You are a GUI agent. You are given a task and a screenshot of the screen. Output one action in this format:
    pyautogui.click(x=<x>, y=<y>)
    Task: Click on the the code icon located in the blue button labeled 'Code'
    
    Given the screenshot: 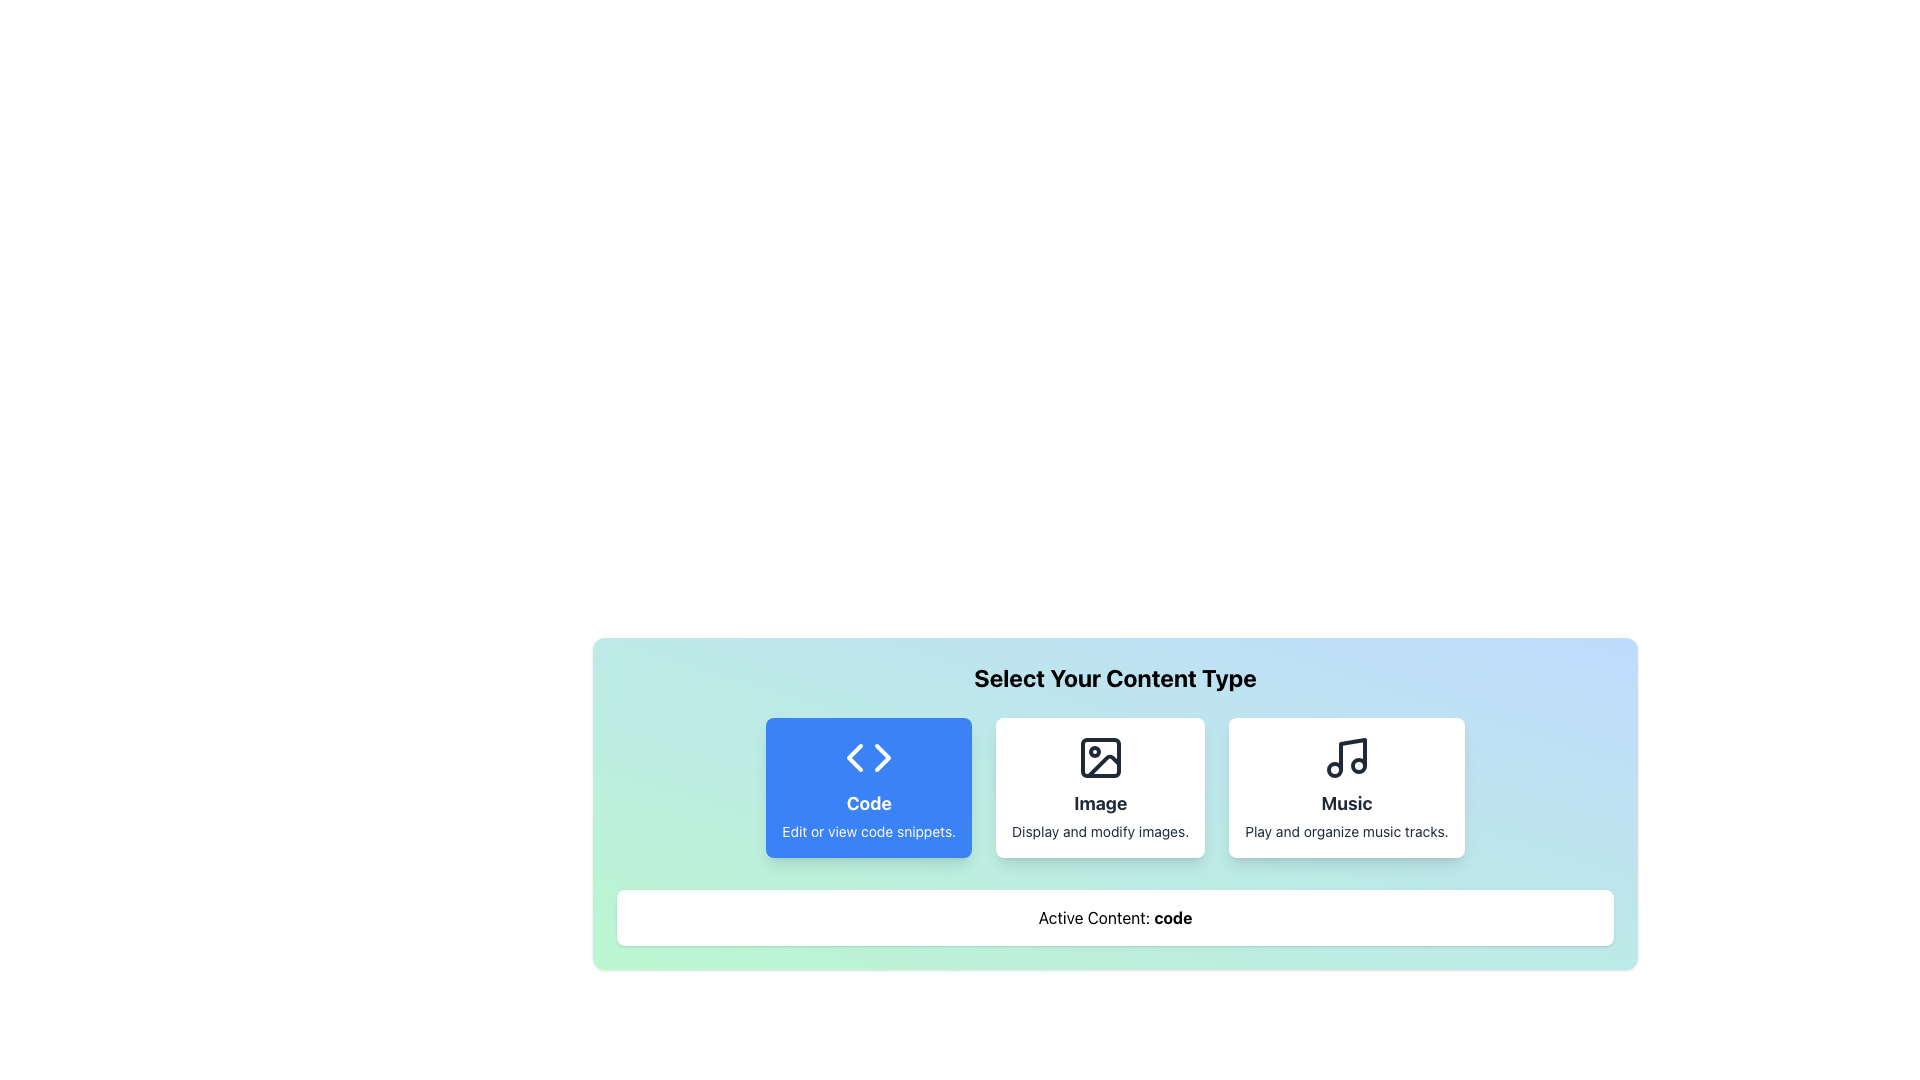 What is the action you would take?
    pyautogui.click(x=869, y=758)
    